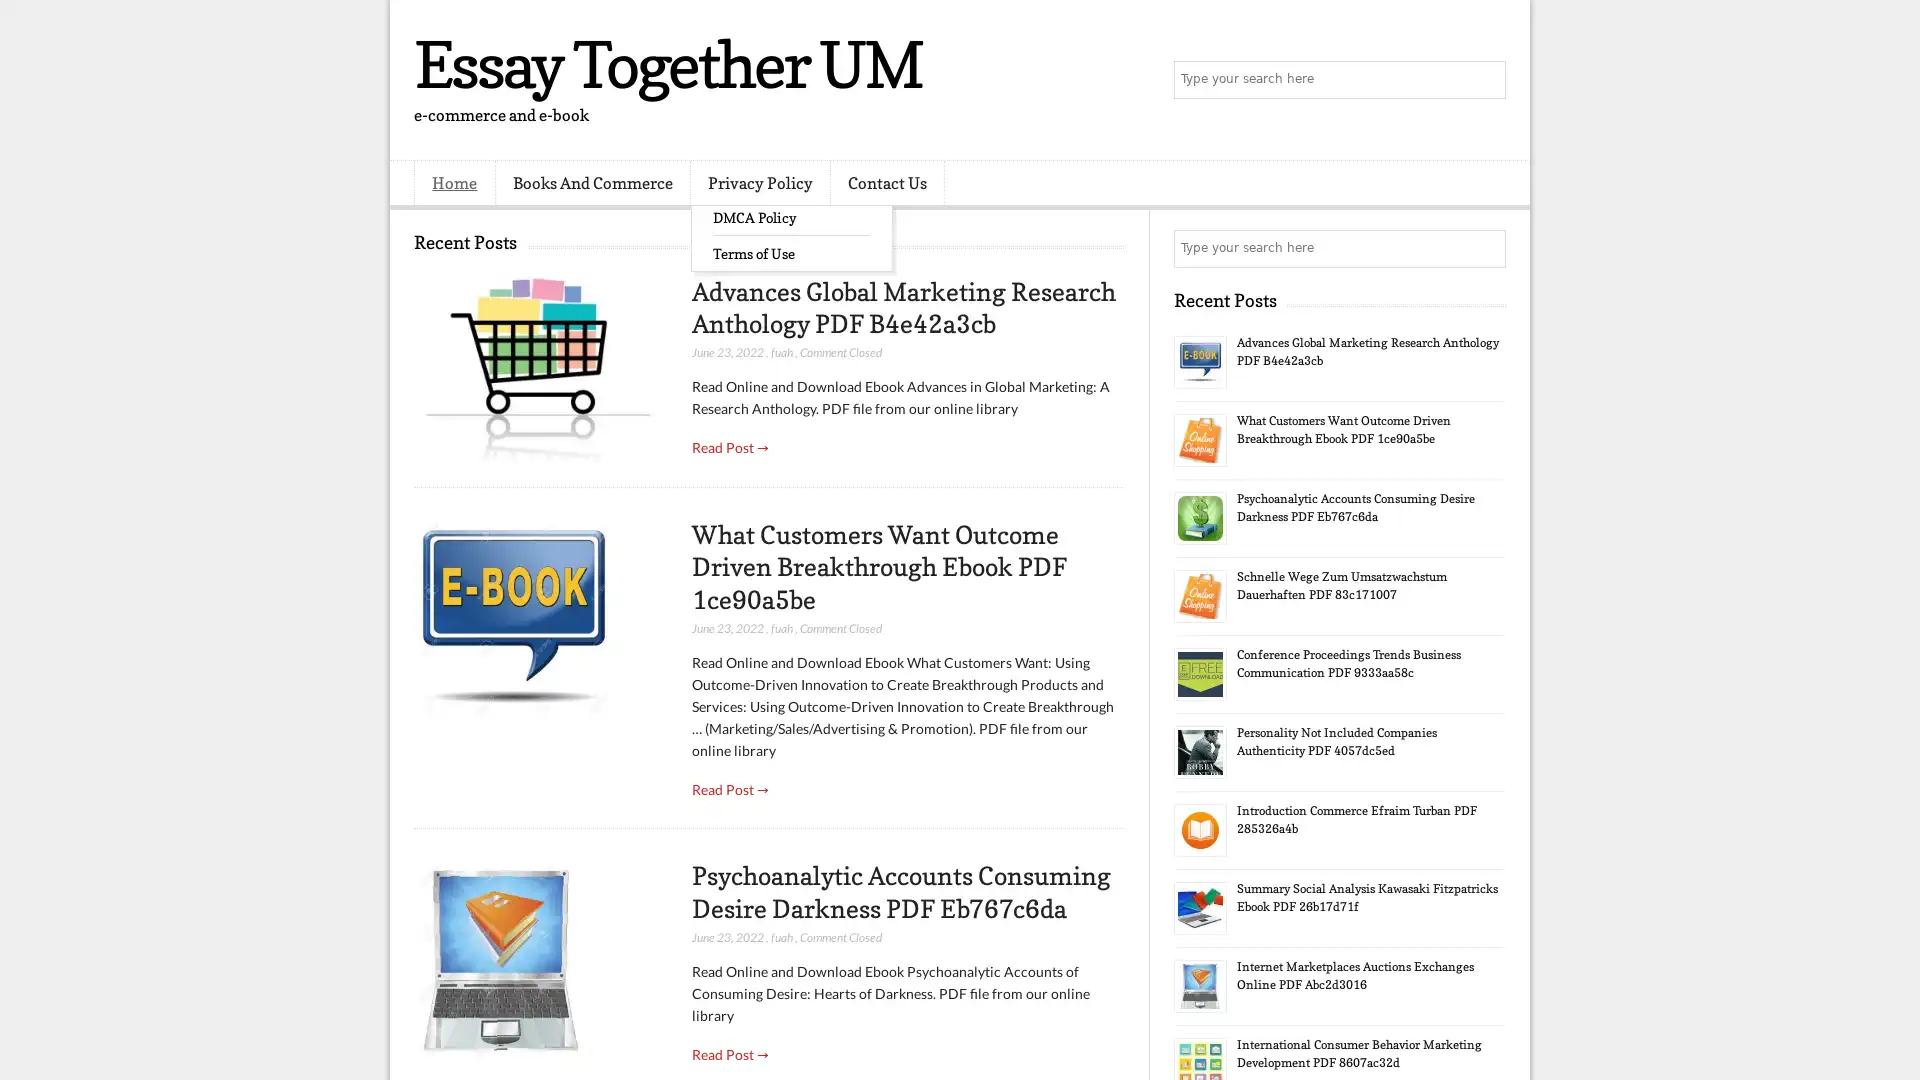 This screenshot has width=1920, height=1080. I want to click on Search, so click(1485, 248).